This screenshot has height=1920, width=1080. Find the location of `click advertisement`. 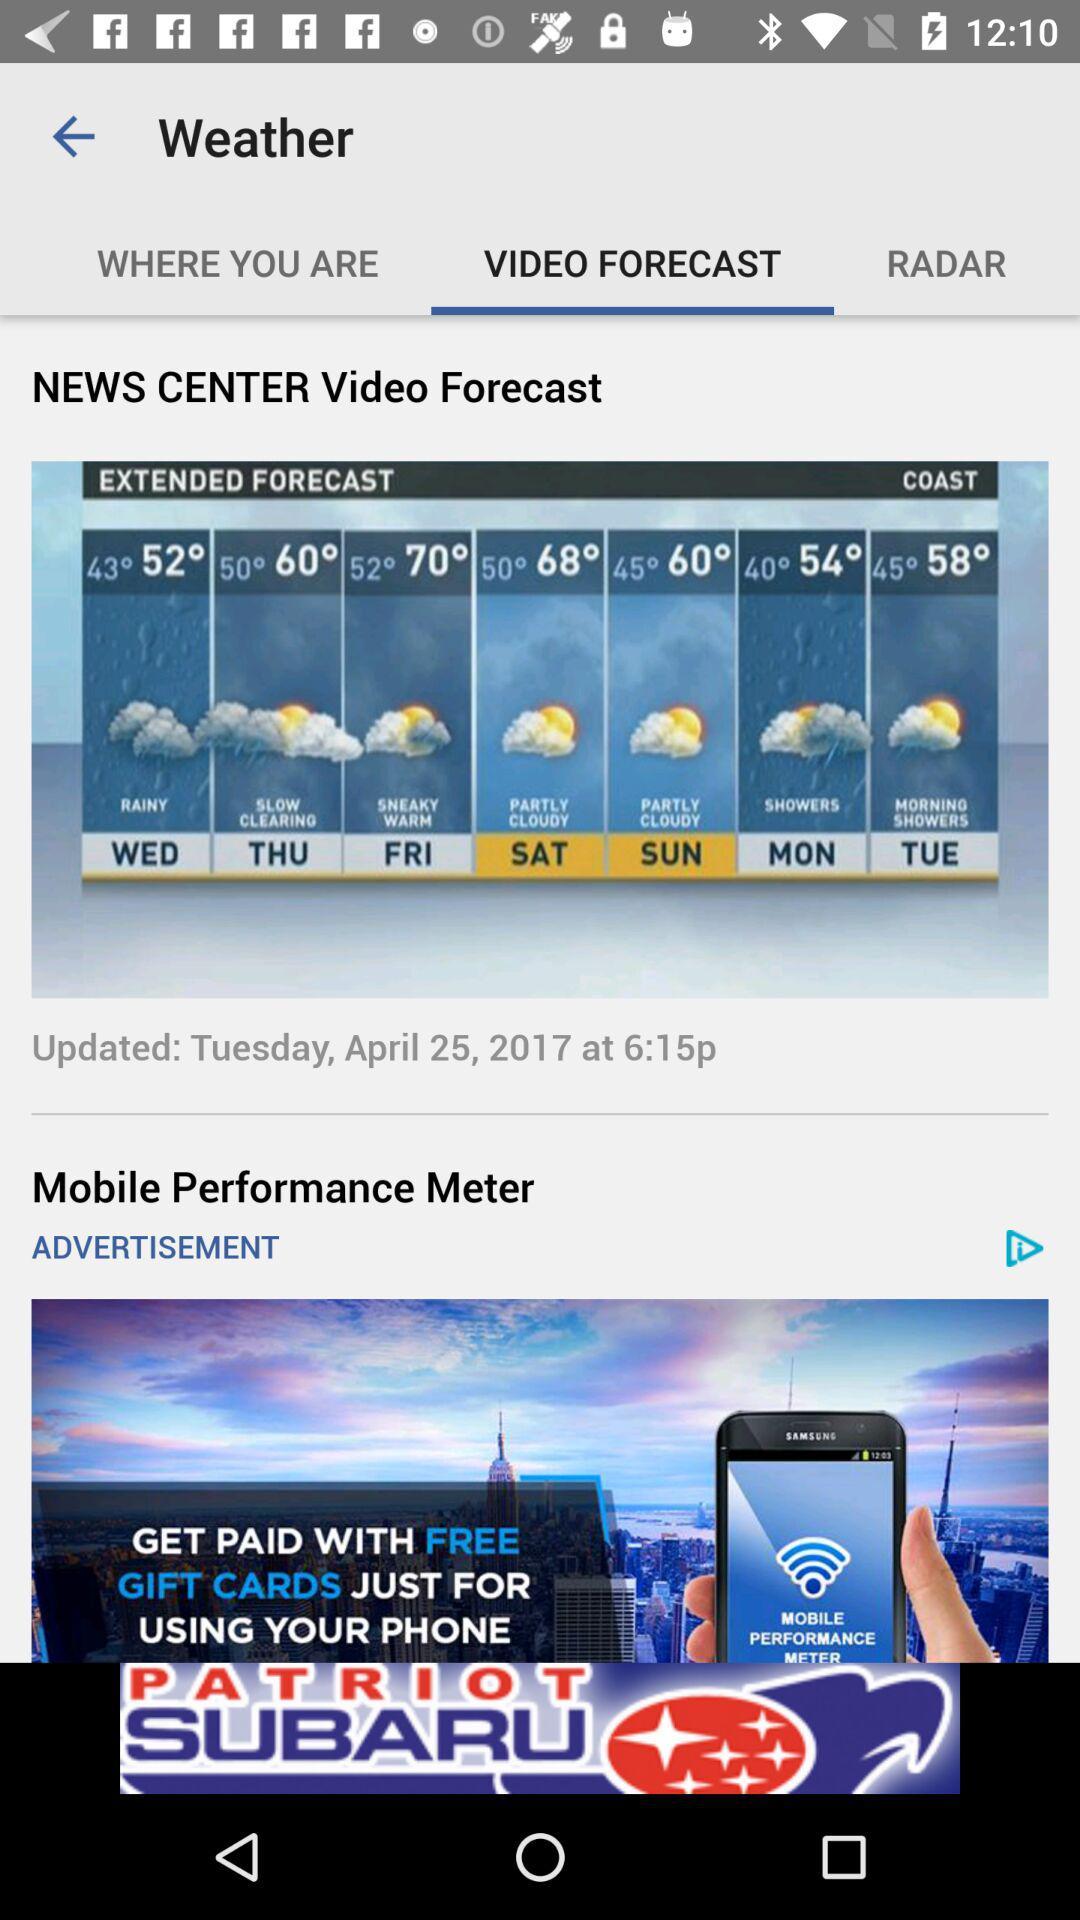

click advertisement is located at coordinates (540, 1727).